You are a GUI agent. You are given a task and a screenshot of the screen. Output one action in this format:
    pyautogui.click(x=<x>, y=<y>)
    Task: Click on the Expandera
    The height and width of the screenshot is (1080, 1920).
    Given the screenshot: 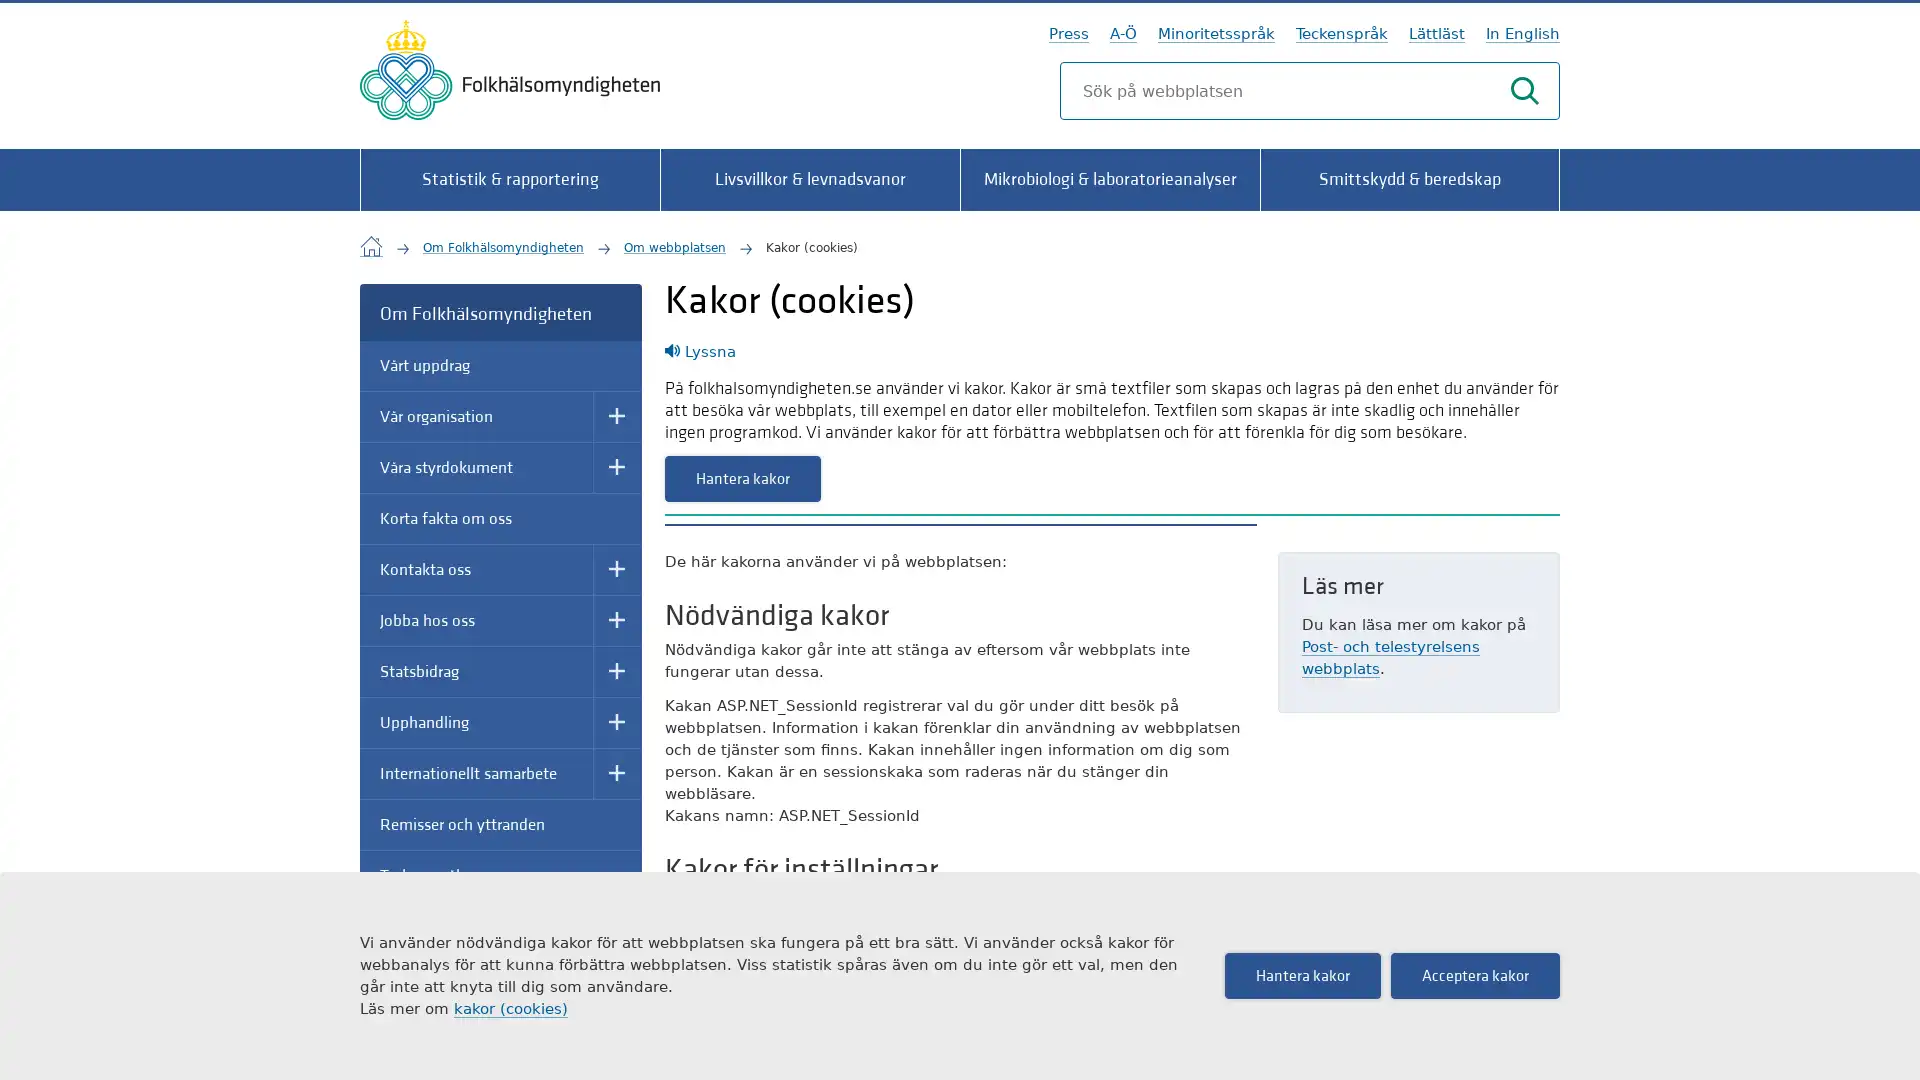 What is the action you would take?
    pyautogui.click(x=616, y=620)
    